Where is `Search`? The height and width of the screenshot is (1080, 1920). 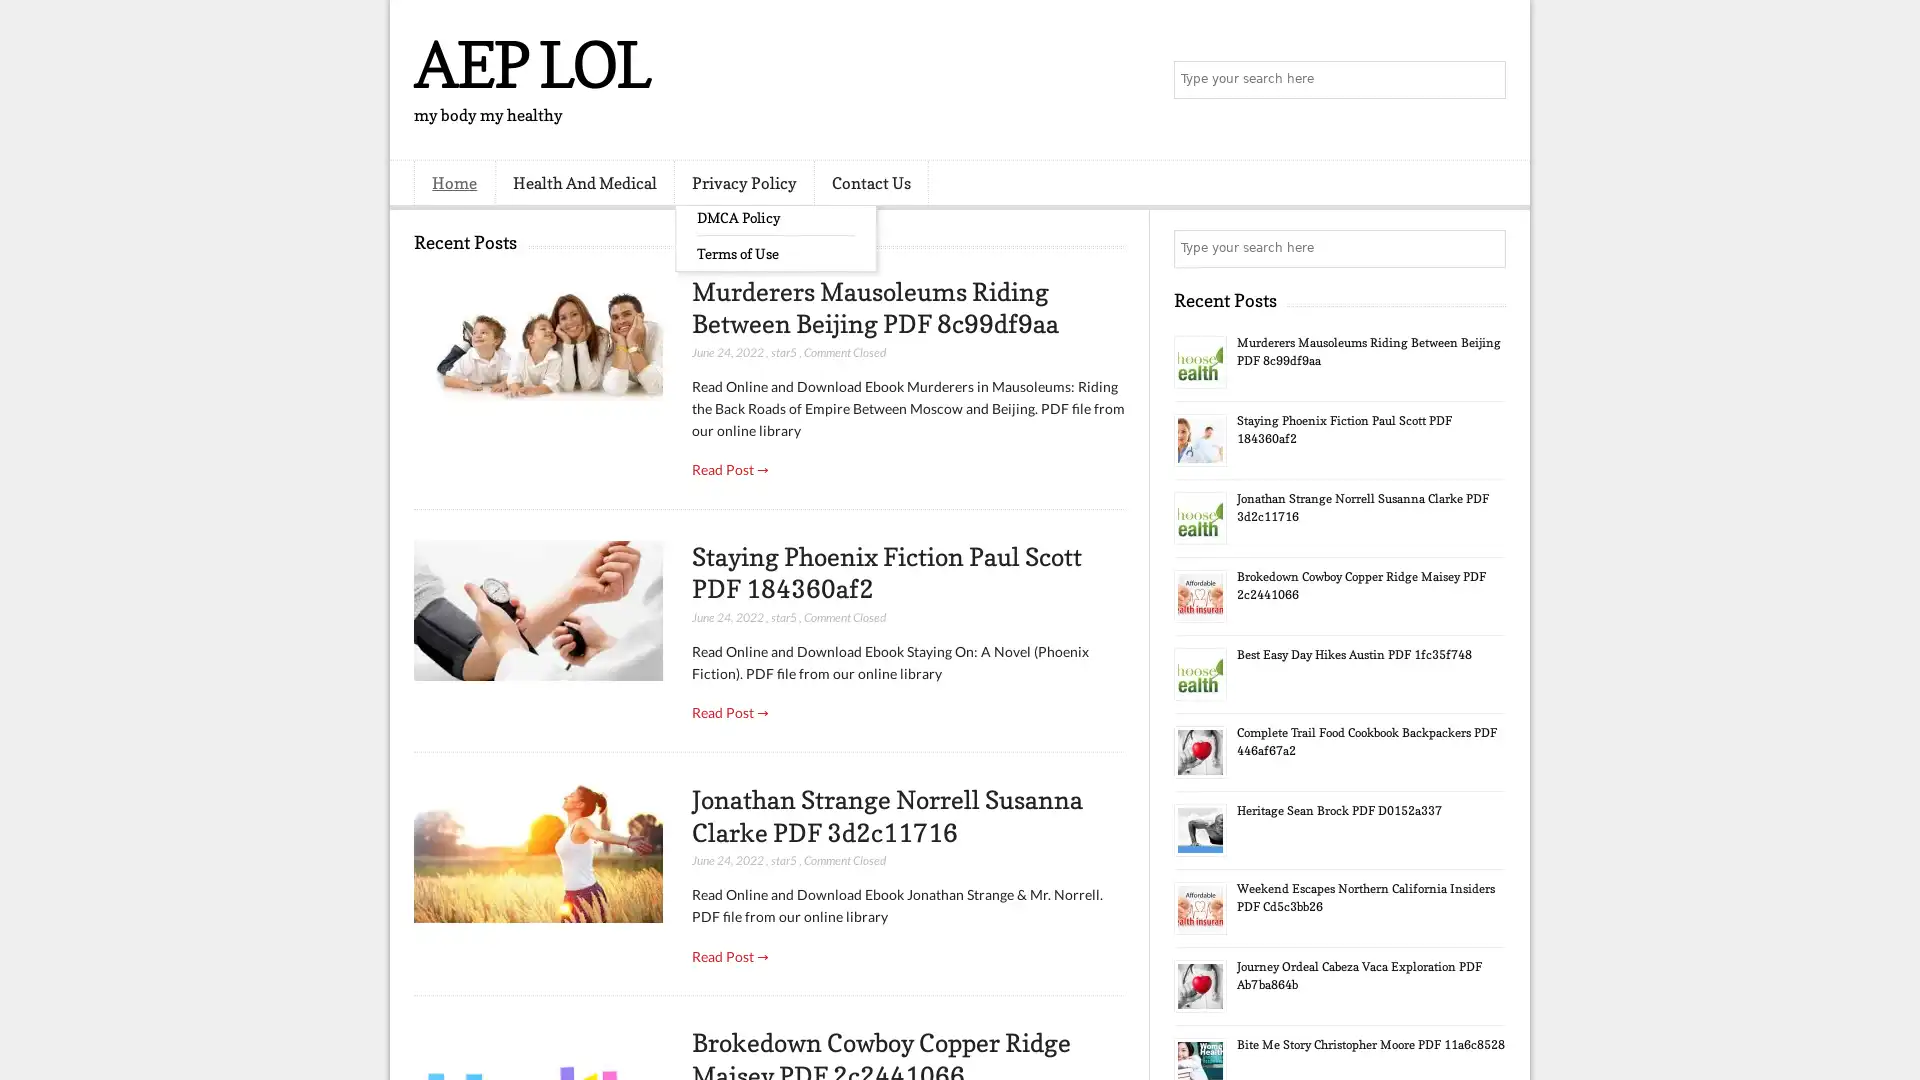 Search is located at coordinates (1485, 248).